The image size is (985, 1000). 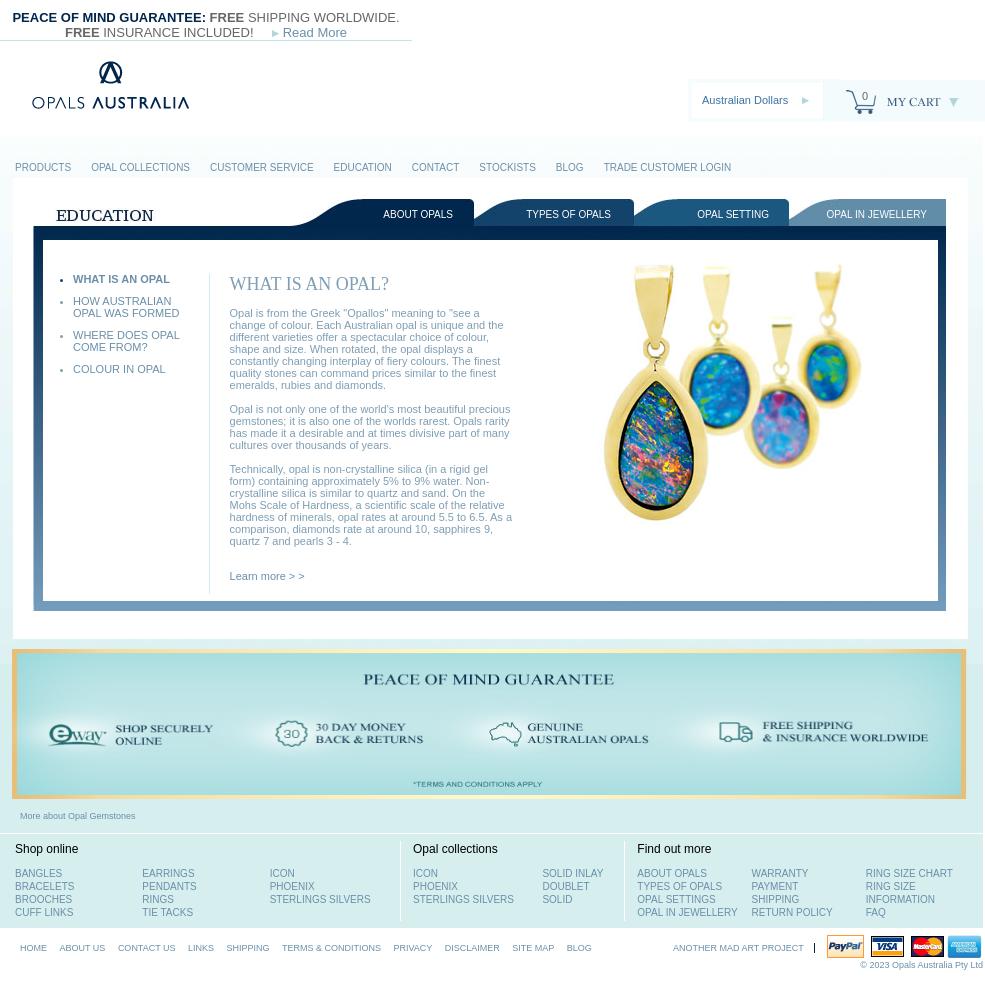 What do you see at coordinates (673, 848) in the screenshot?
I see `'Find out more'` at bounding box center [673, 848].